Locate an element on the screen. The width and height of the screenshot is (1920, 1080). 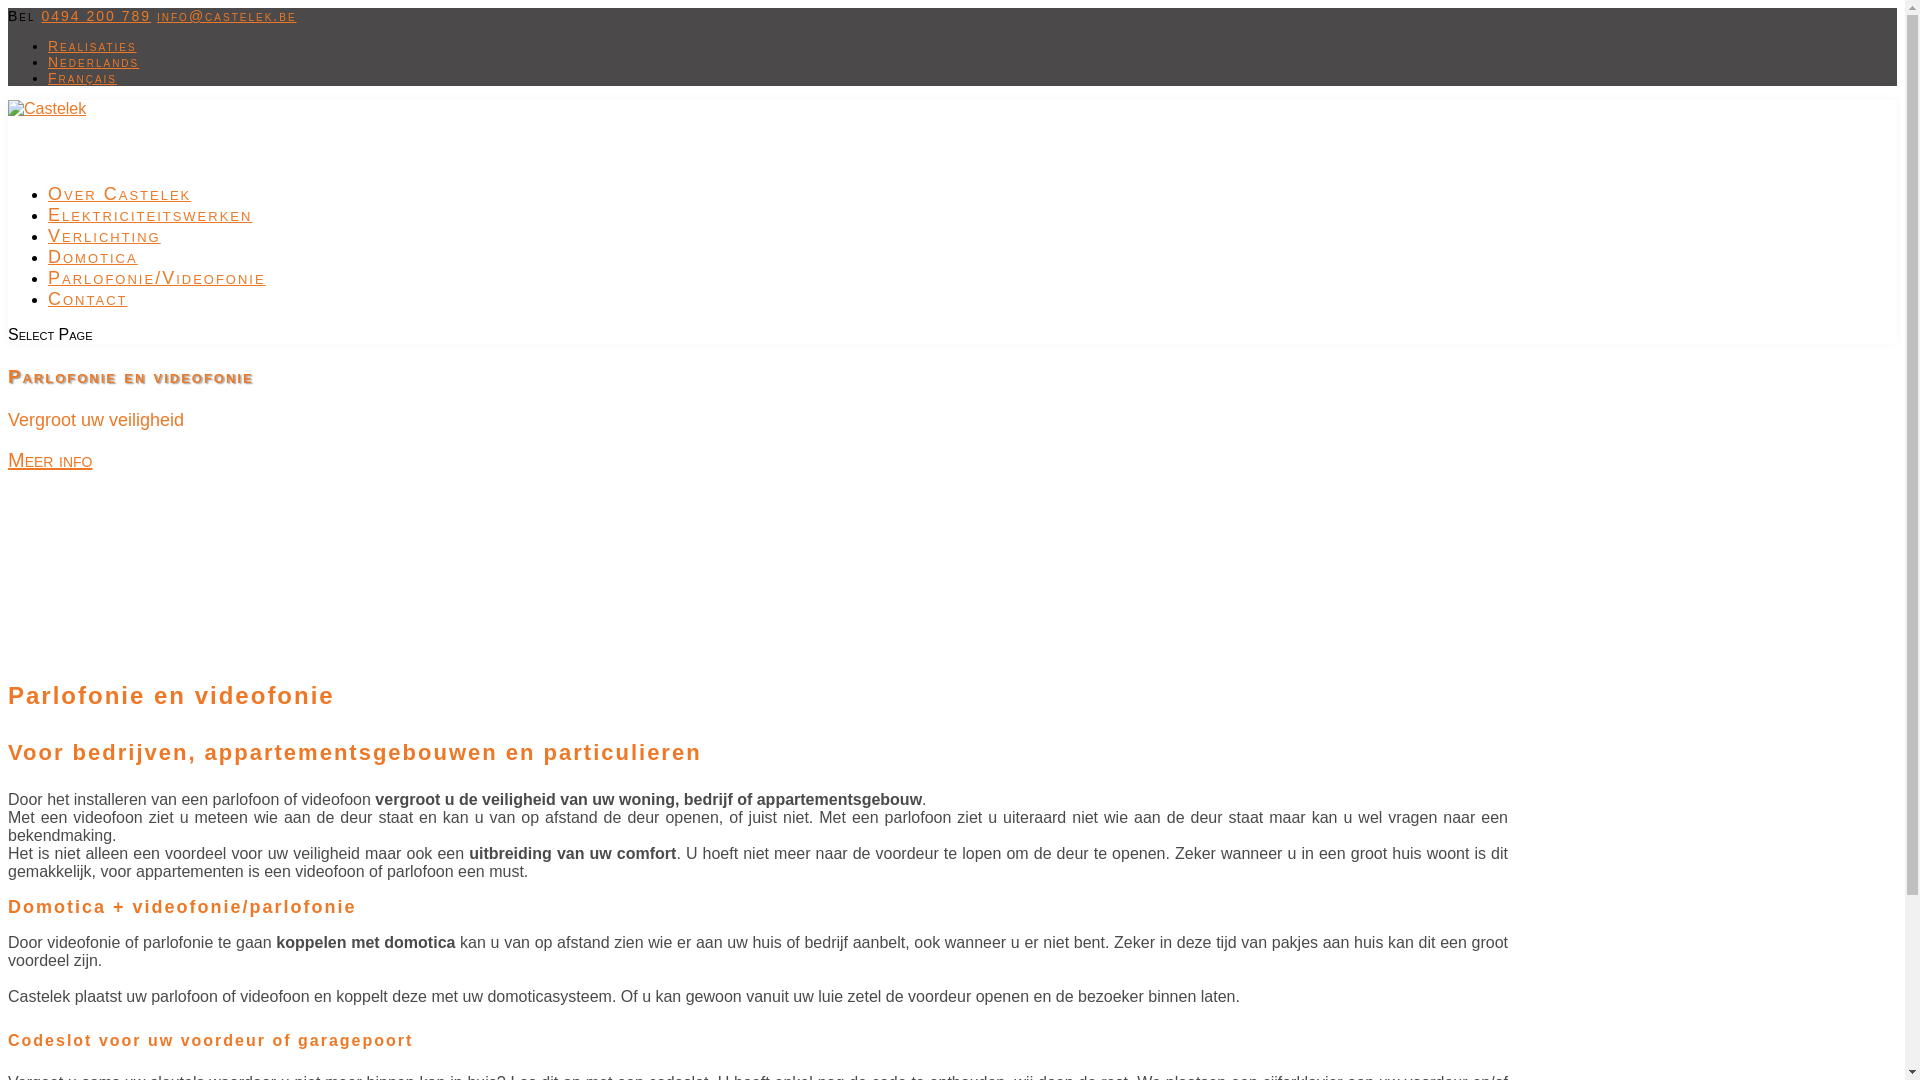
'Verlichting' is located at coordinates (103, 260).